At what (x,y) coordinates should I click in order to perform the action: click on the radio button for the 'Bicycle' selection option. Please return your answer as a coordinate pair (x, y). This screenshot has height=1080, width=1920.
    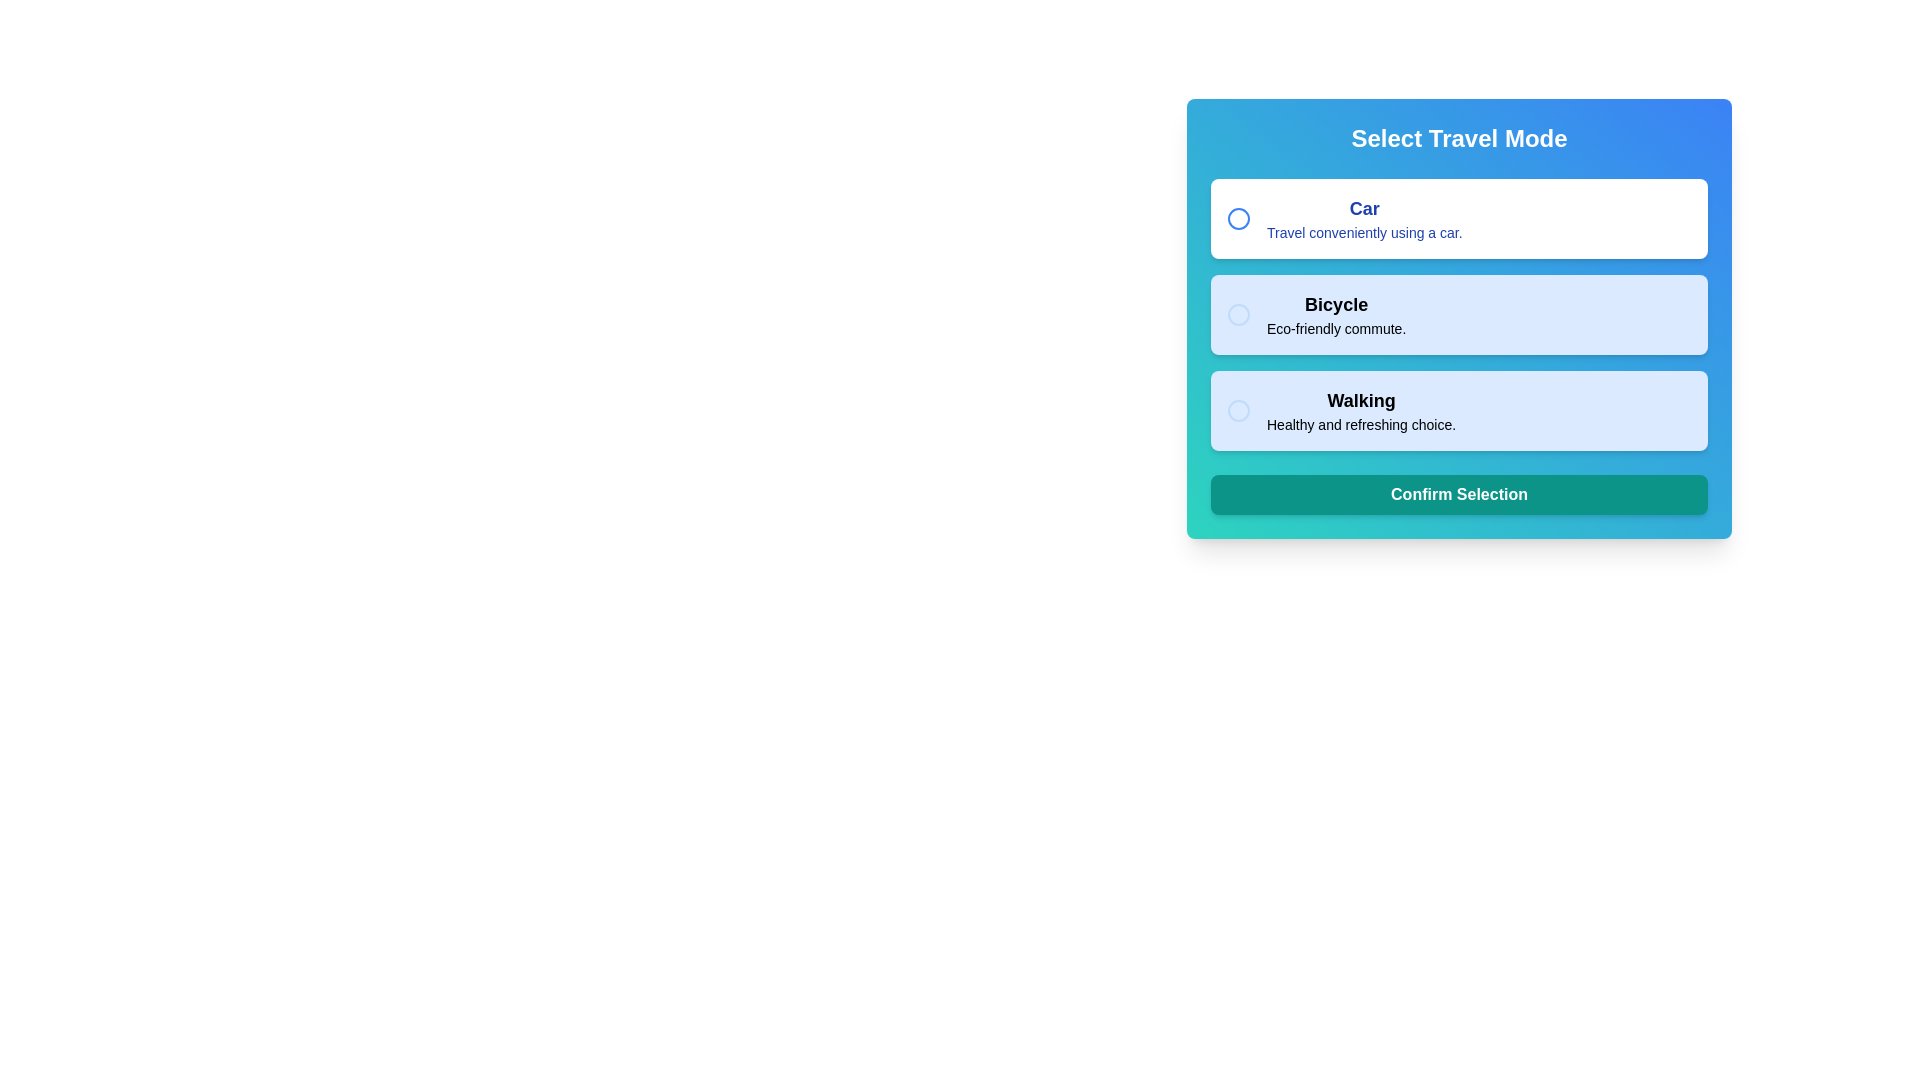
    Looking at the image, I should click on (1237, 315).